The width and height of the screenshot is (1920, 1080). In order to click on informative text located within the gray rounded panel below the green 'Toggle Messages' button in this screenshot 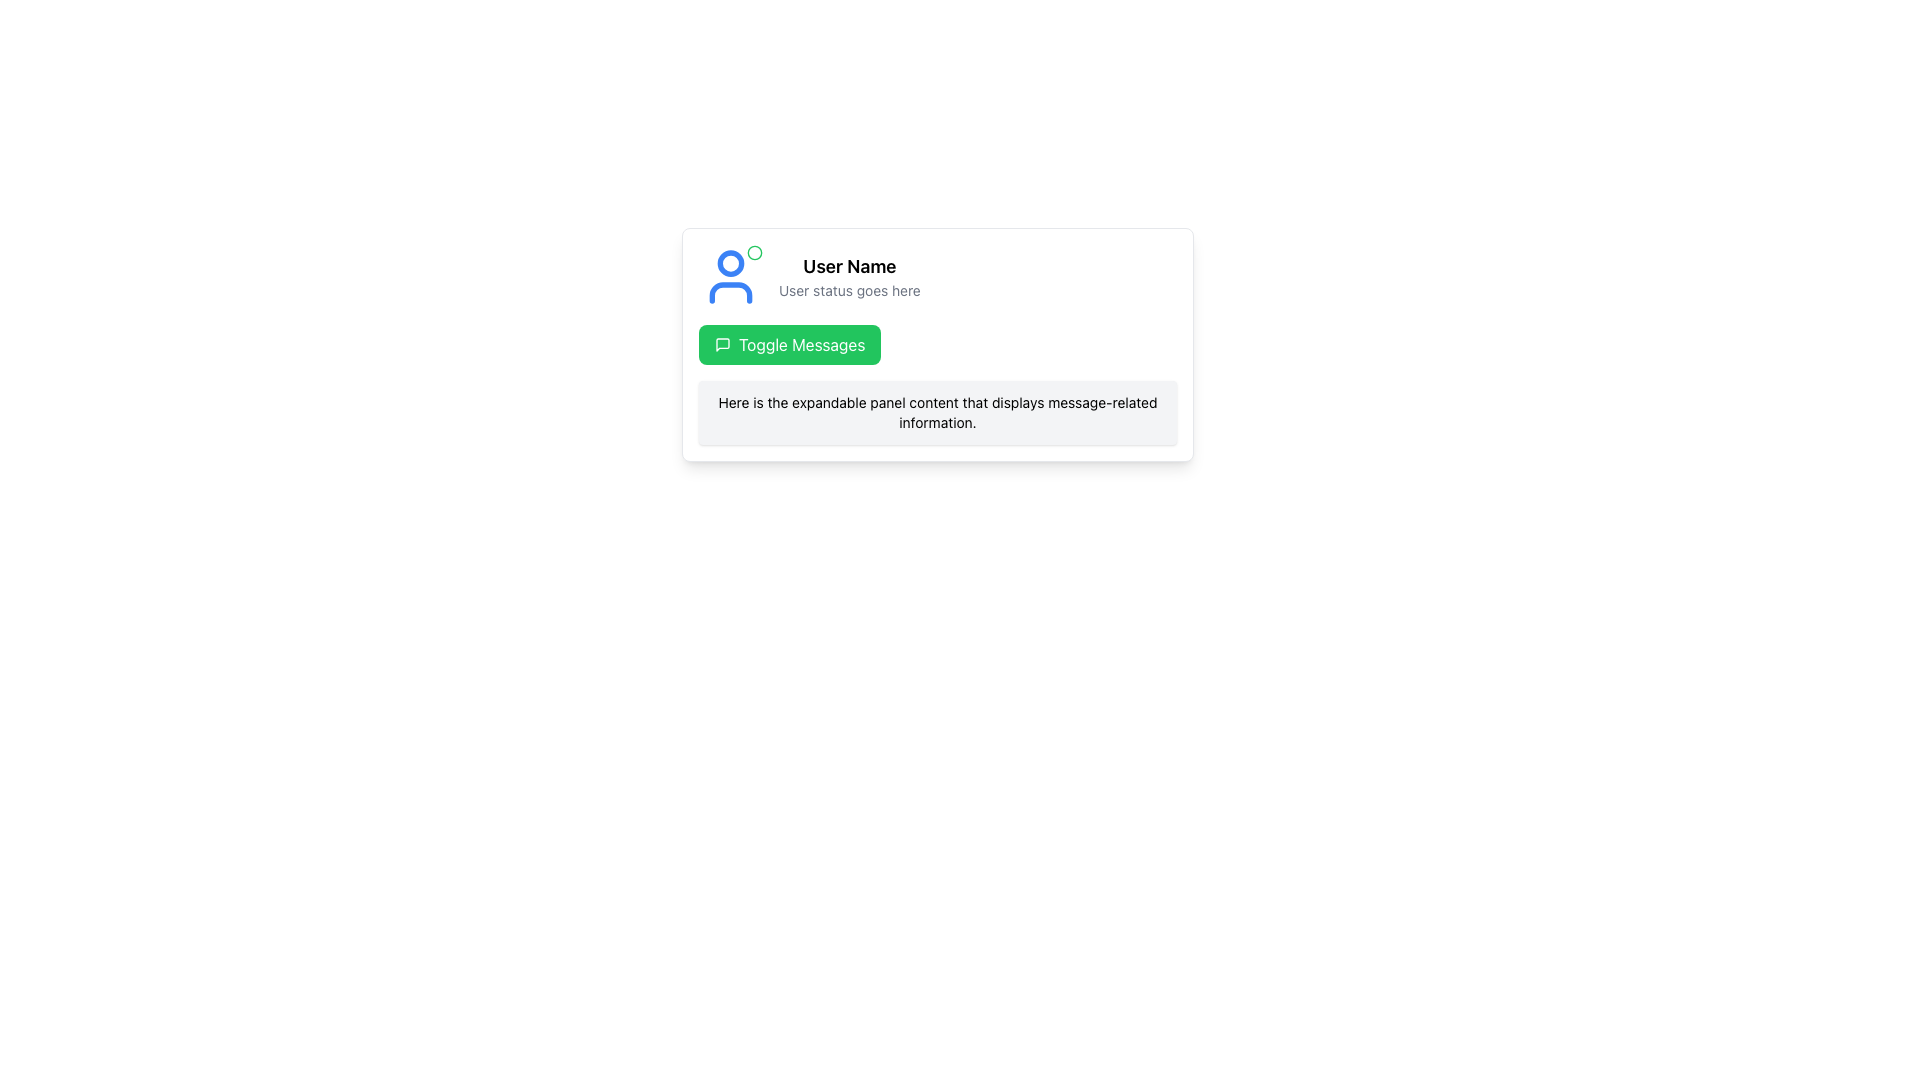, I will do `click(936, 411)`.